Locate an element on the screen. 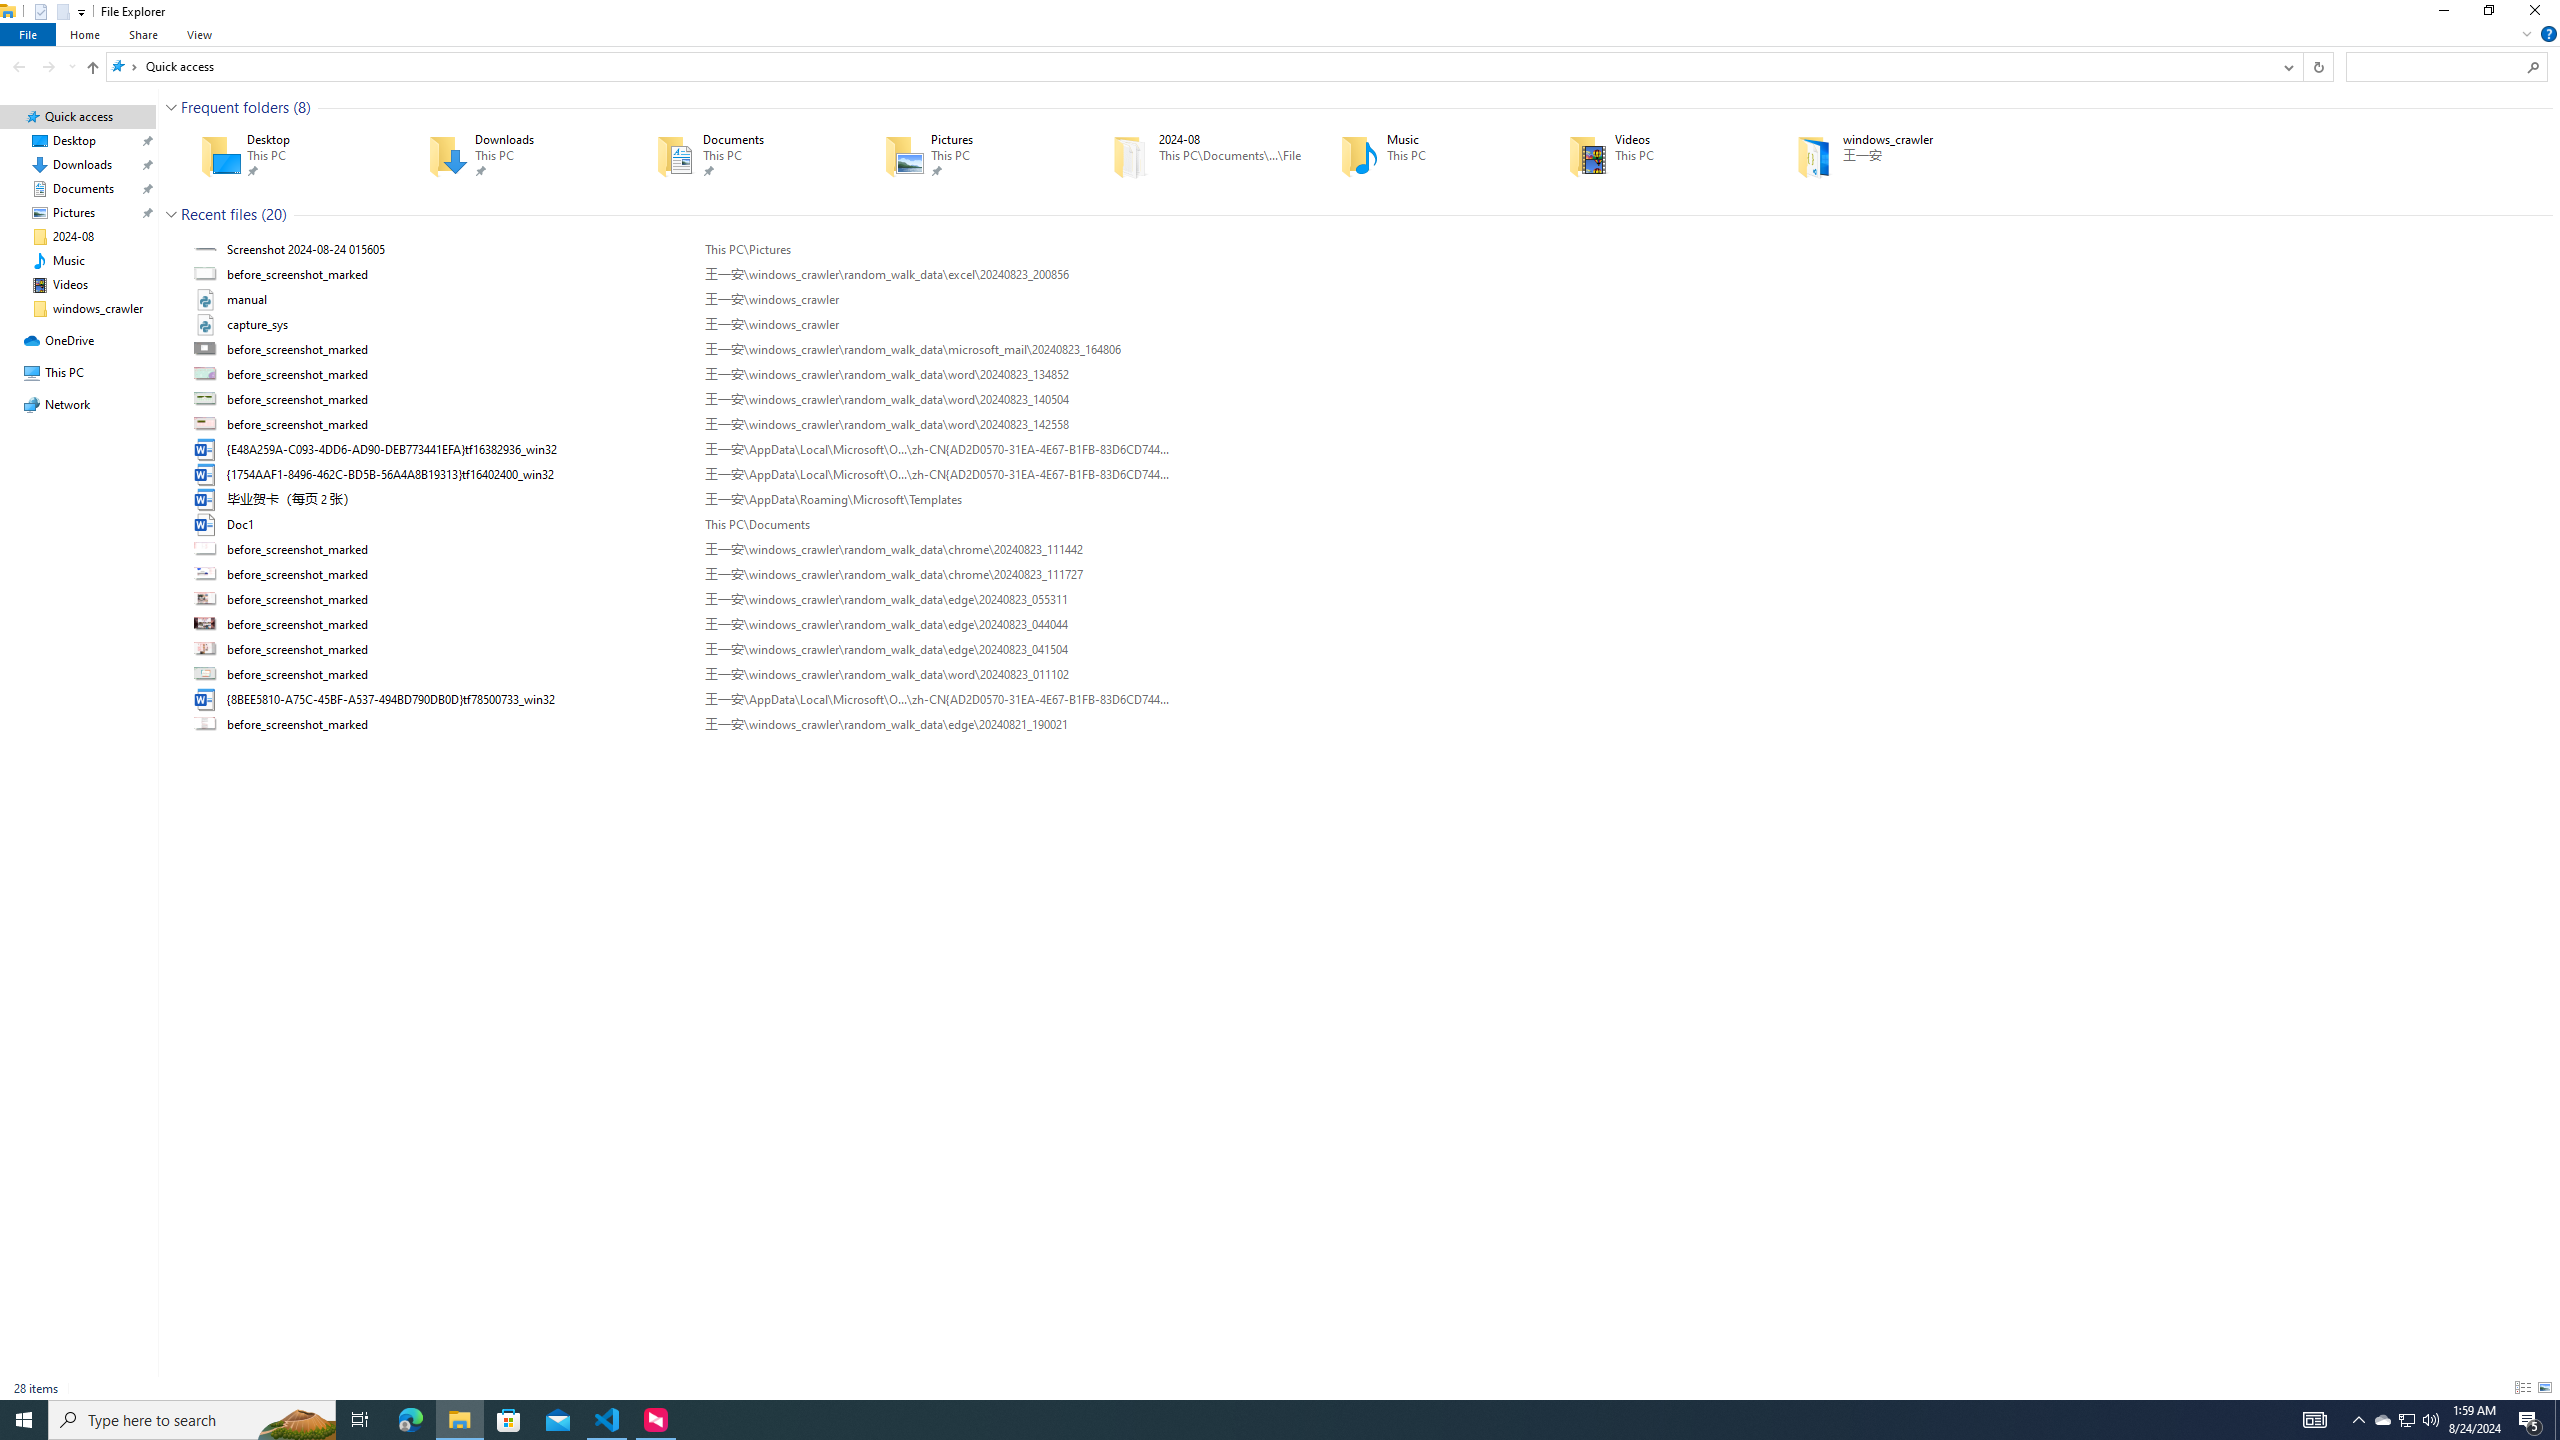 Image resolution: width=2560 pixels, height=1440 pixels. 'Quick Access Toolbar' is located at coordinates (52, 11).